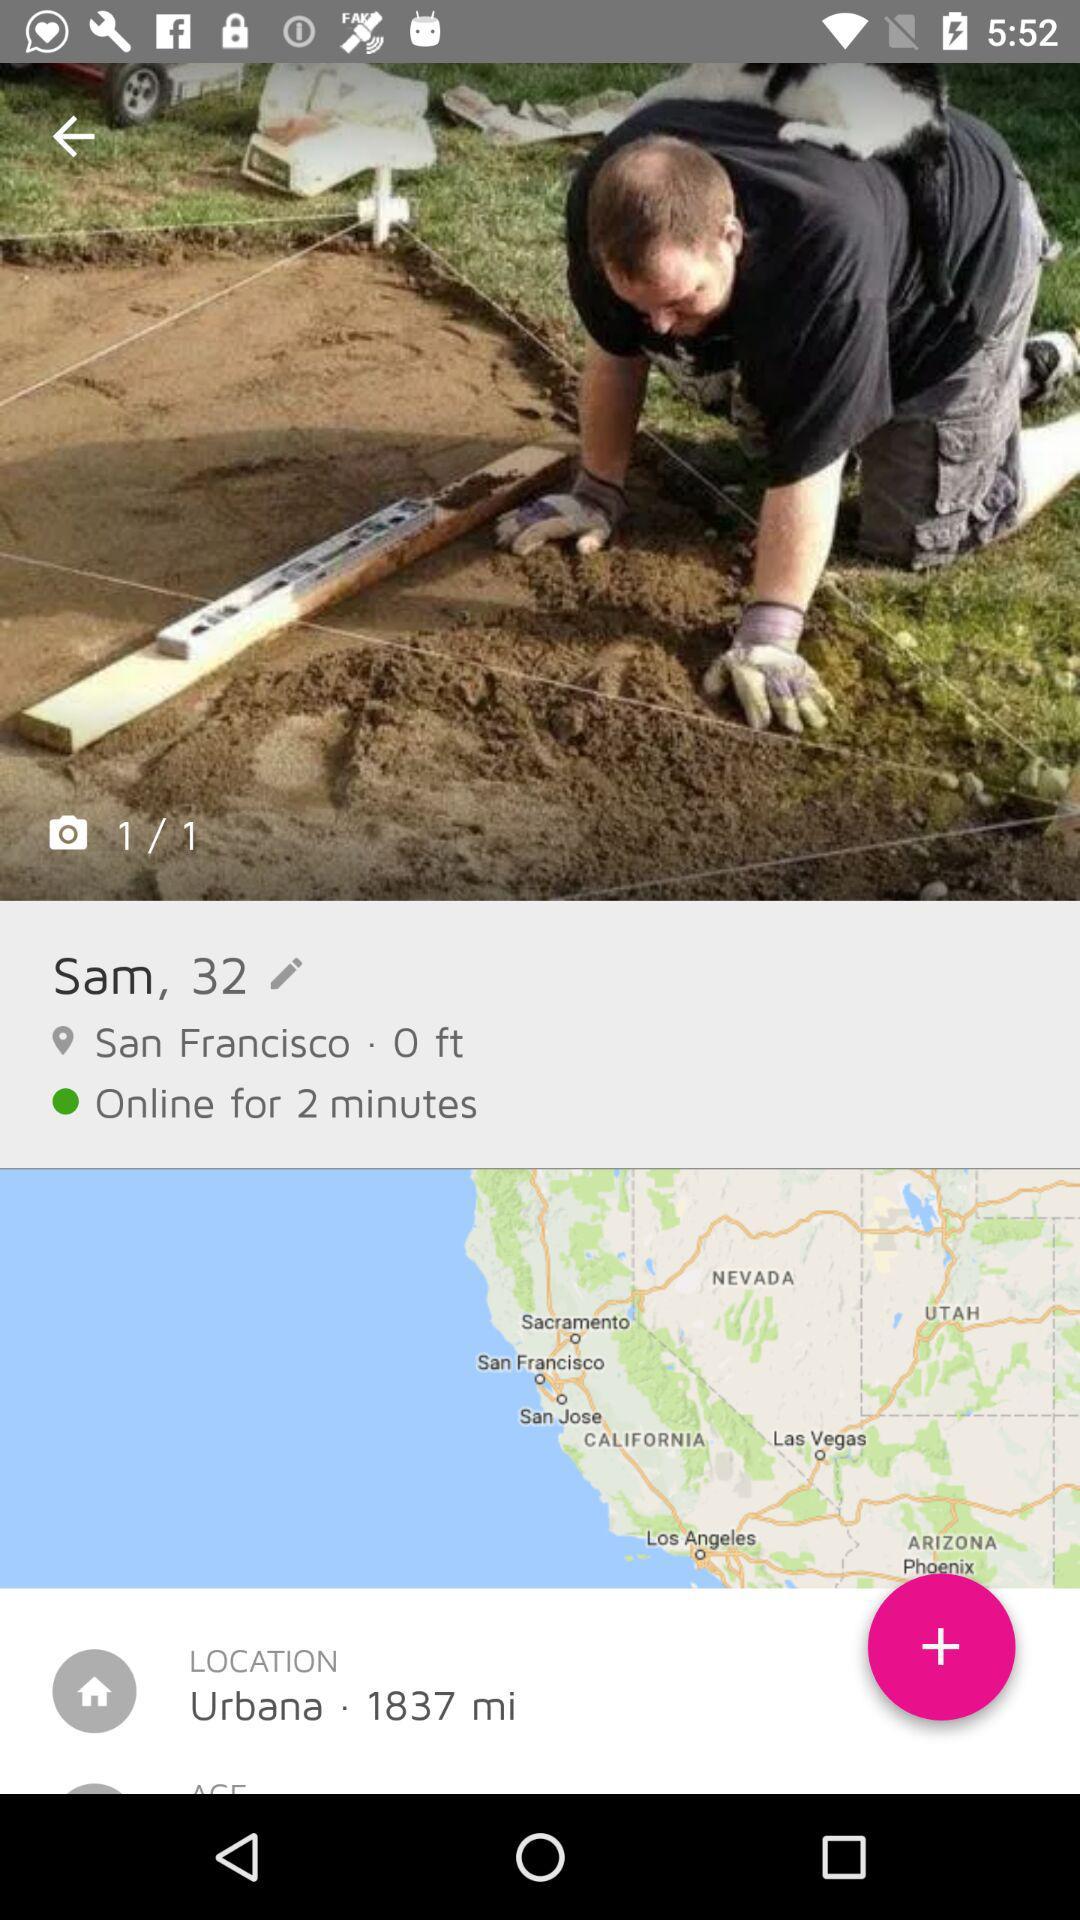  What do you see at coordinates (72, 135) in the screenshot?
I see `icon at the top left corner` at bounding box center [72, 135].